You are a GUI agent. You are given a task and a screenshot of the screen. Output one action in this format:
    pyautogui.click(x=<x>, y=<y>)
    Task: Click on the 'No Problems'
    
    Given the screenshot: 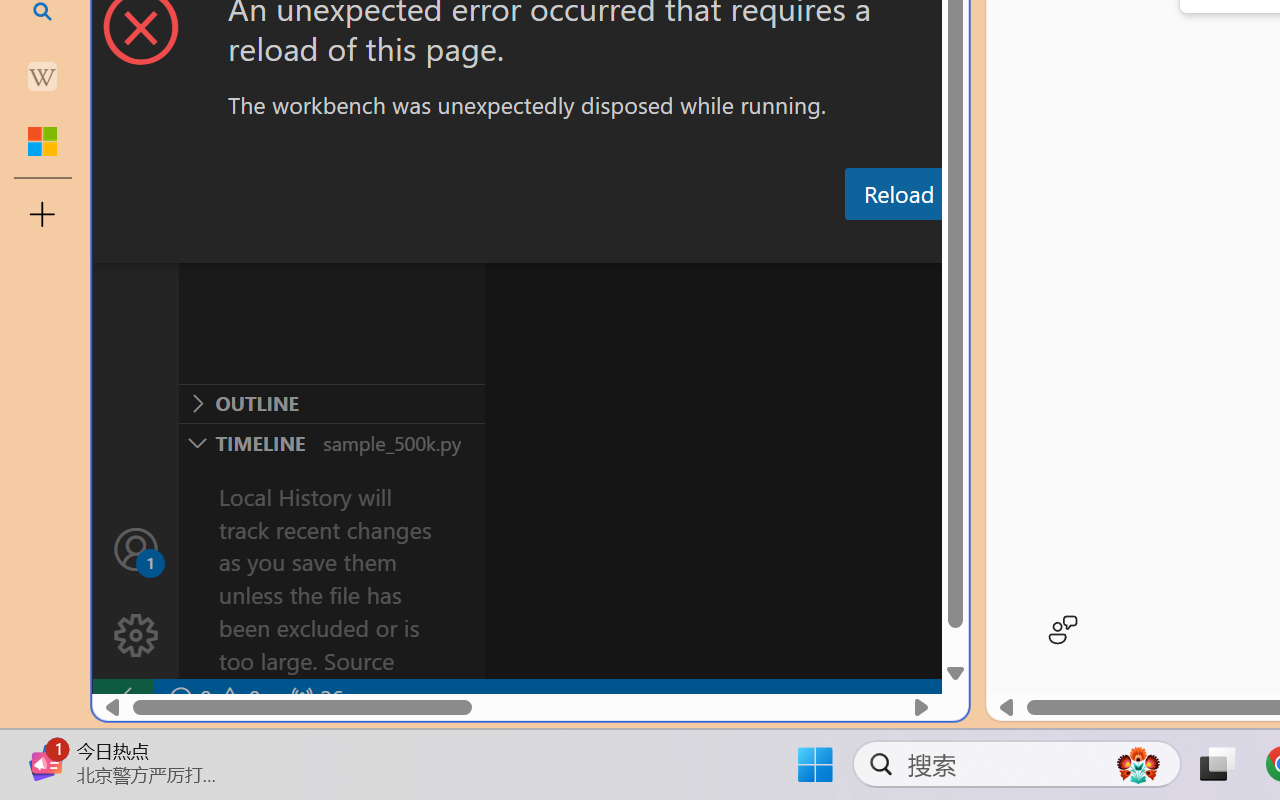 What is the action you would take?
    pyautogui.click(x=213, y=698)
    